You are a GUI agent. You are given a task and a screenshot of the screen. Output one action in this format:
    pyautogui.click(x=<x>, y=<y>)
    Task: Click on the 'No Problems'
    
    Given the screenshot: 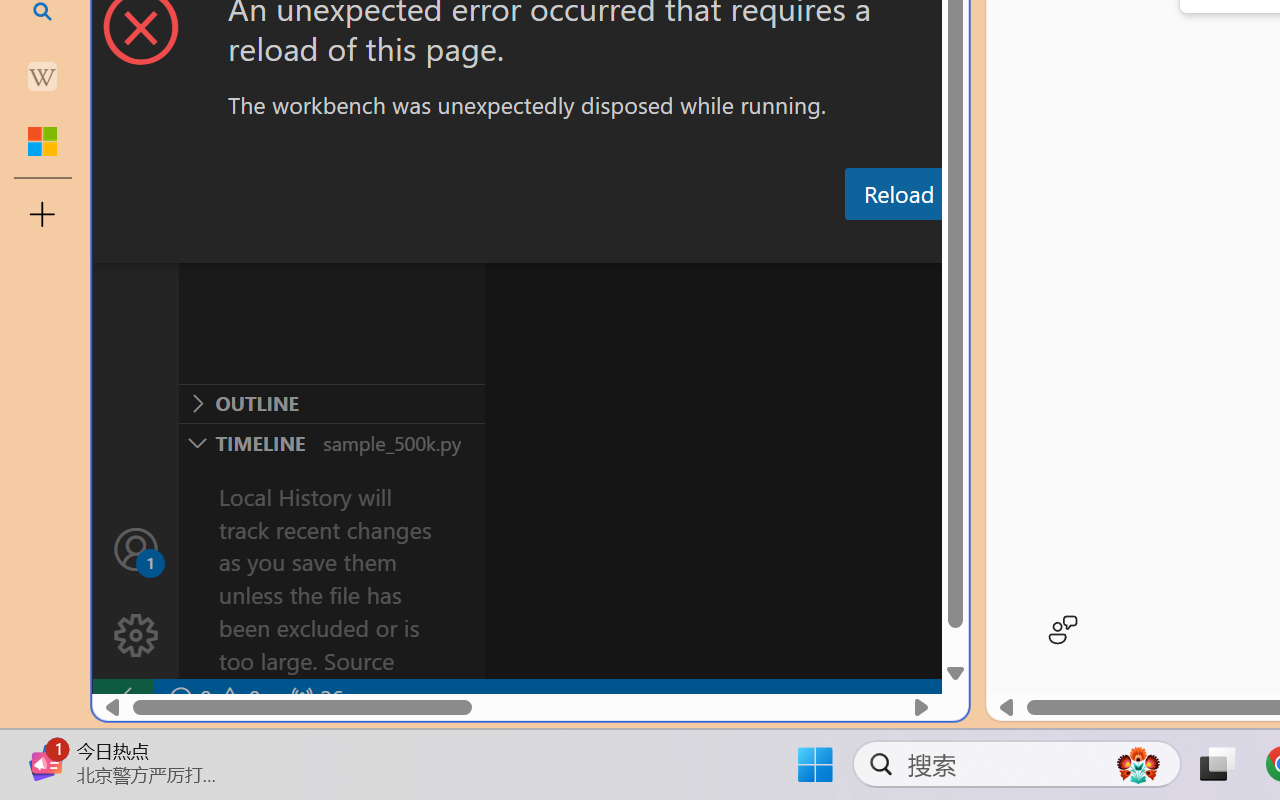 What is the action you would take?
    pyautogui.click(x=213, y=698)
    